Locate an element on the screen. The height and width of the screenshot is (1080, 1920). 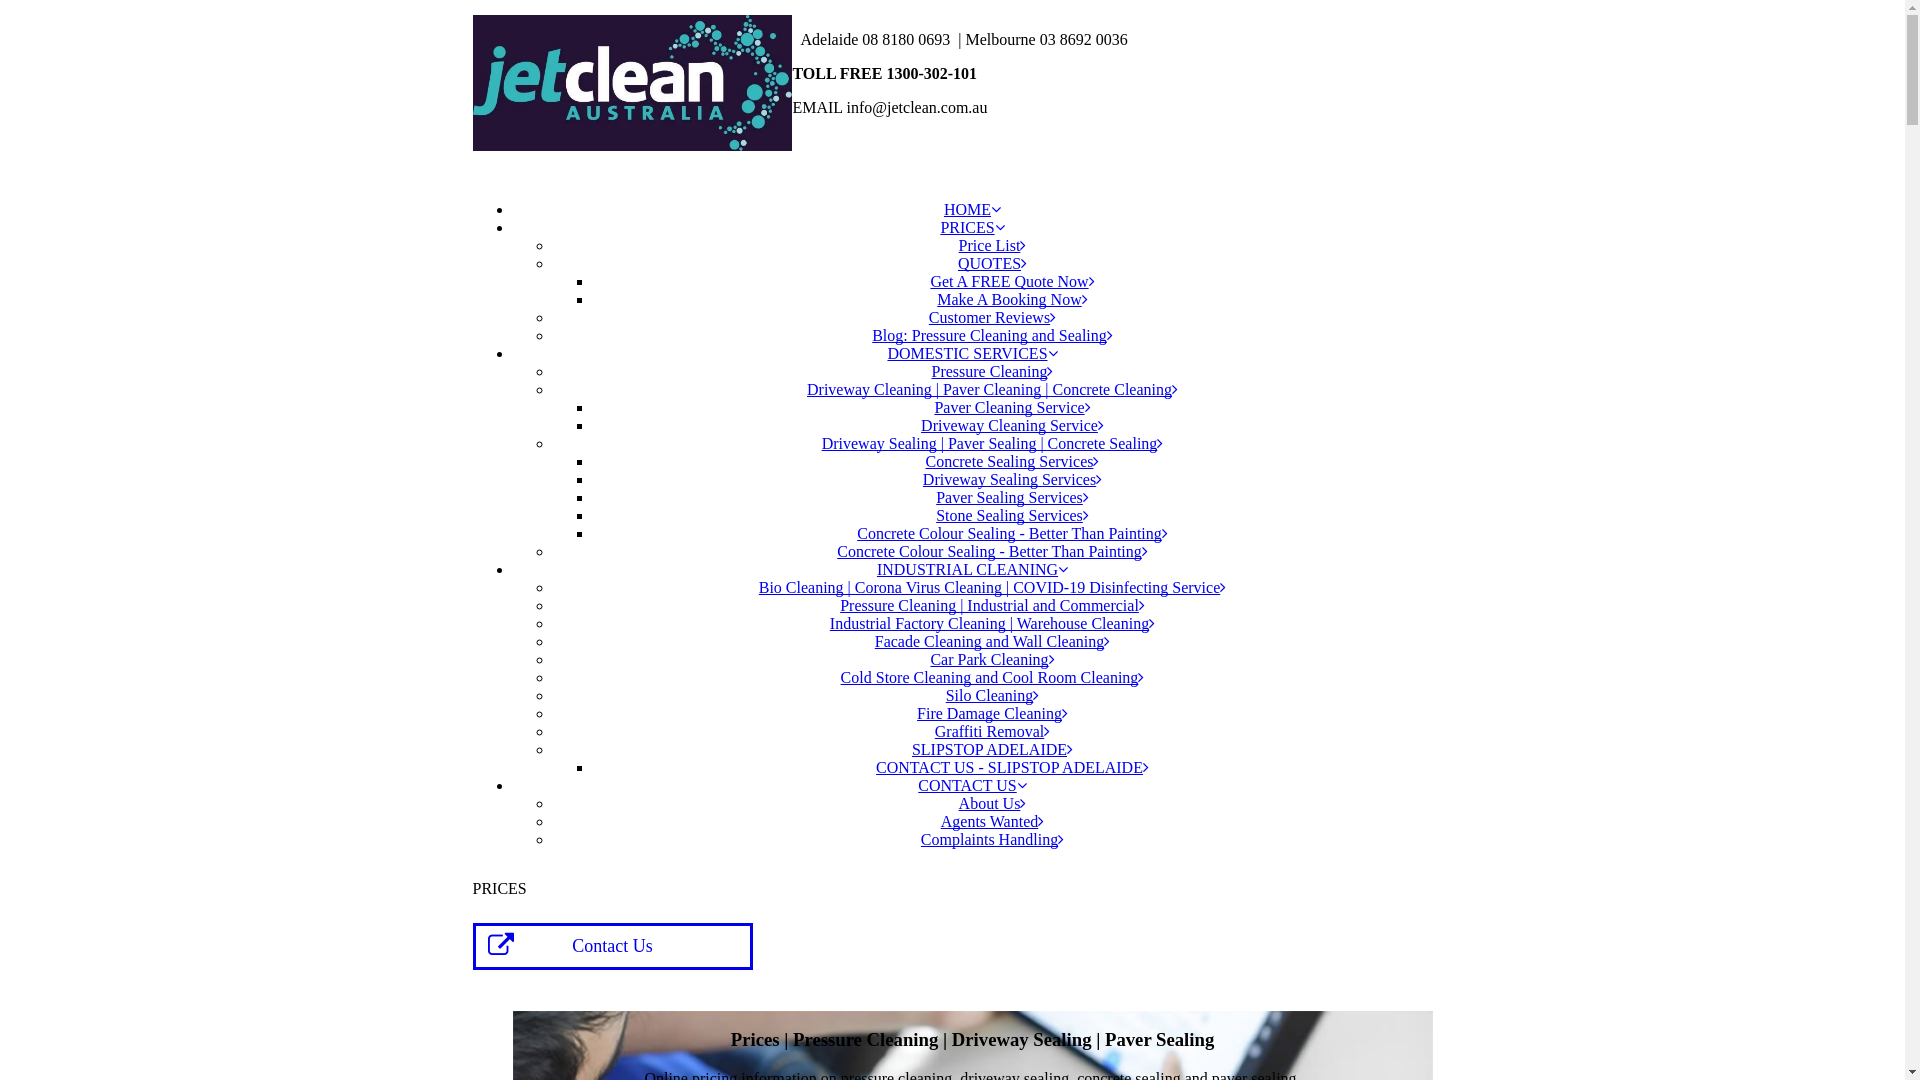
'SLIPSTOP ADELAIDE' is located at coordinates (992, 749).